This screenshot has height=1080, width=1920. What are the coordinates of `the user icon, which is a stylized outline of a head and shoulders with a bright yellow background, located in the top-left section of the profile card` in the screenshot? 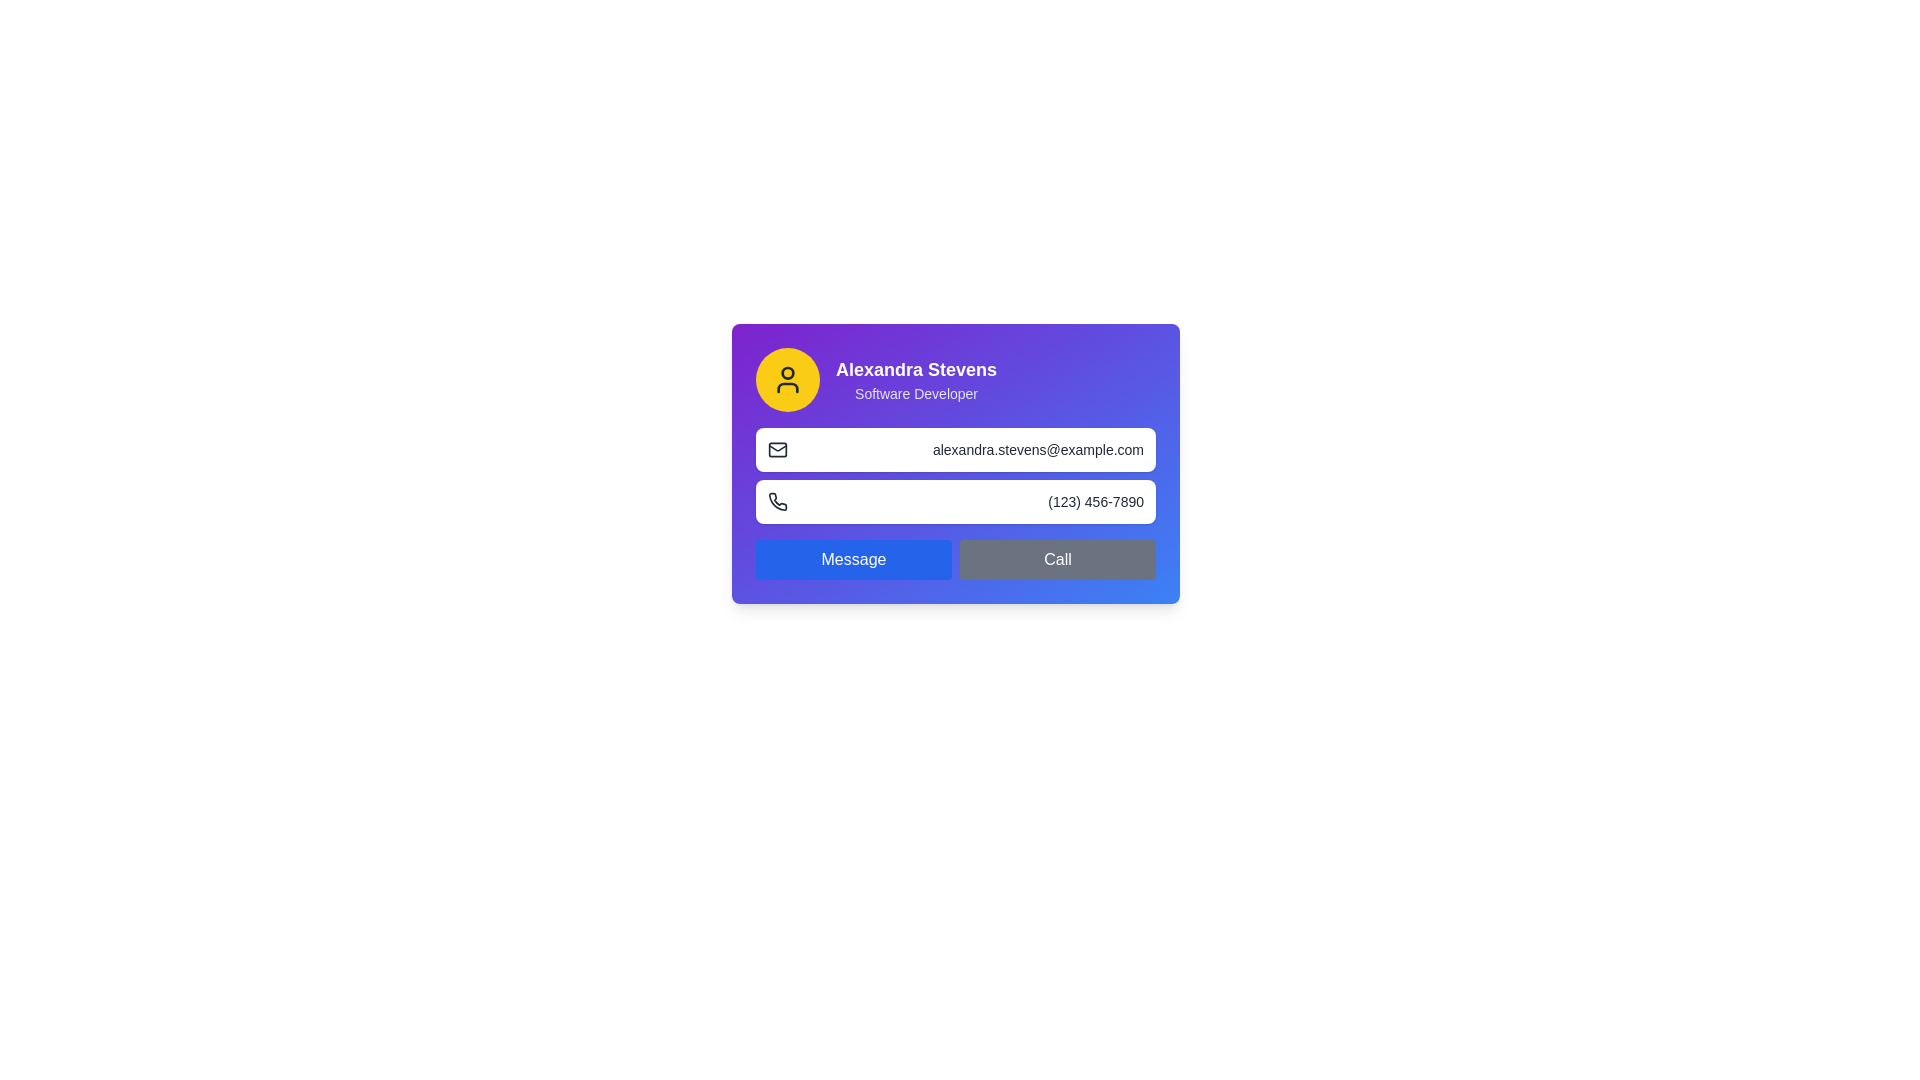 It's located at (786, 380).